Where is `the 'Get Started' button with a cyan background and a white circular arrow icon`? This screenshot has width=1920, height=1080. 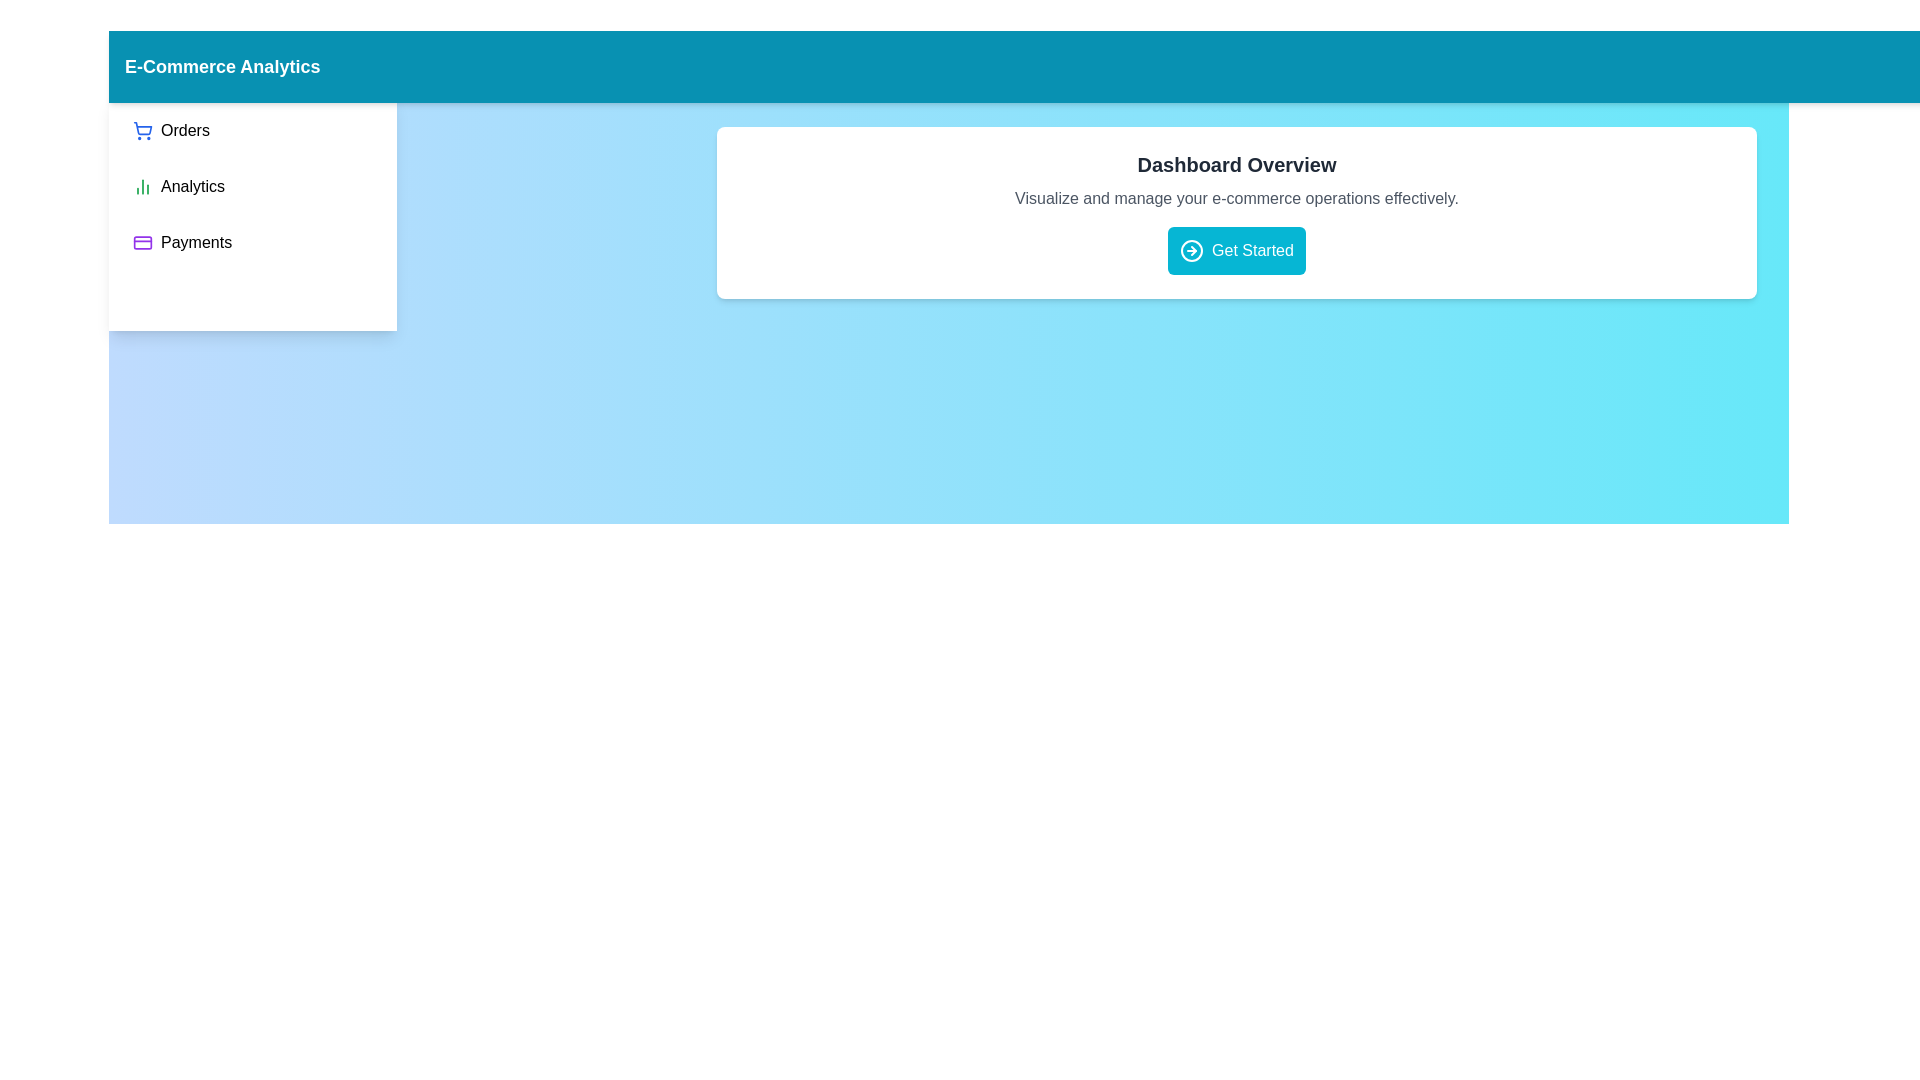
the 'Get Started' button with a cyan background and a white circular arrow icon is located at coordinates (1235, 249).